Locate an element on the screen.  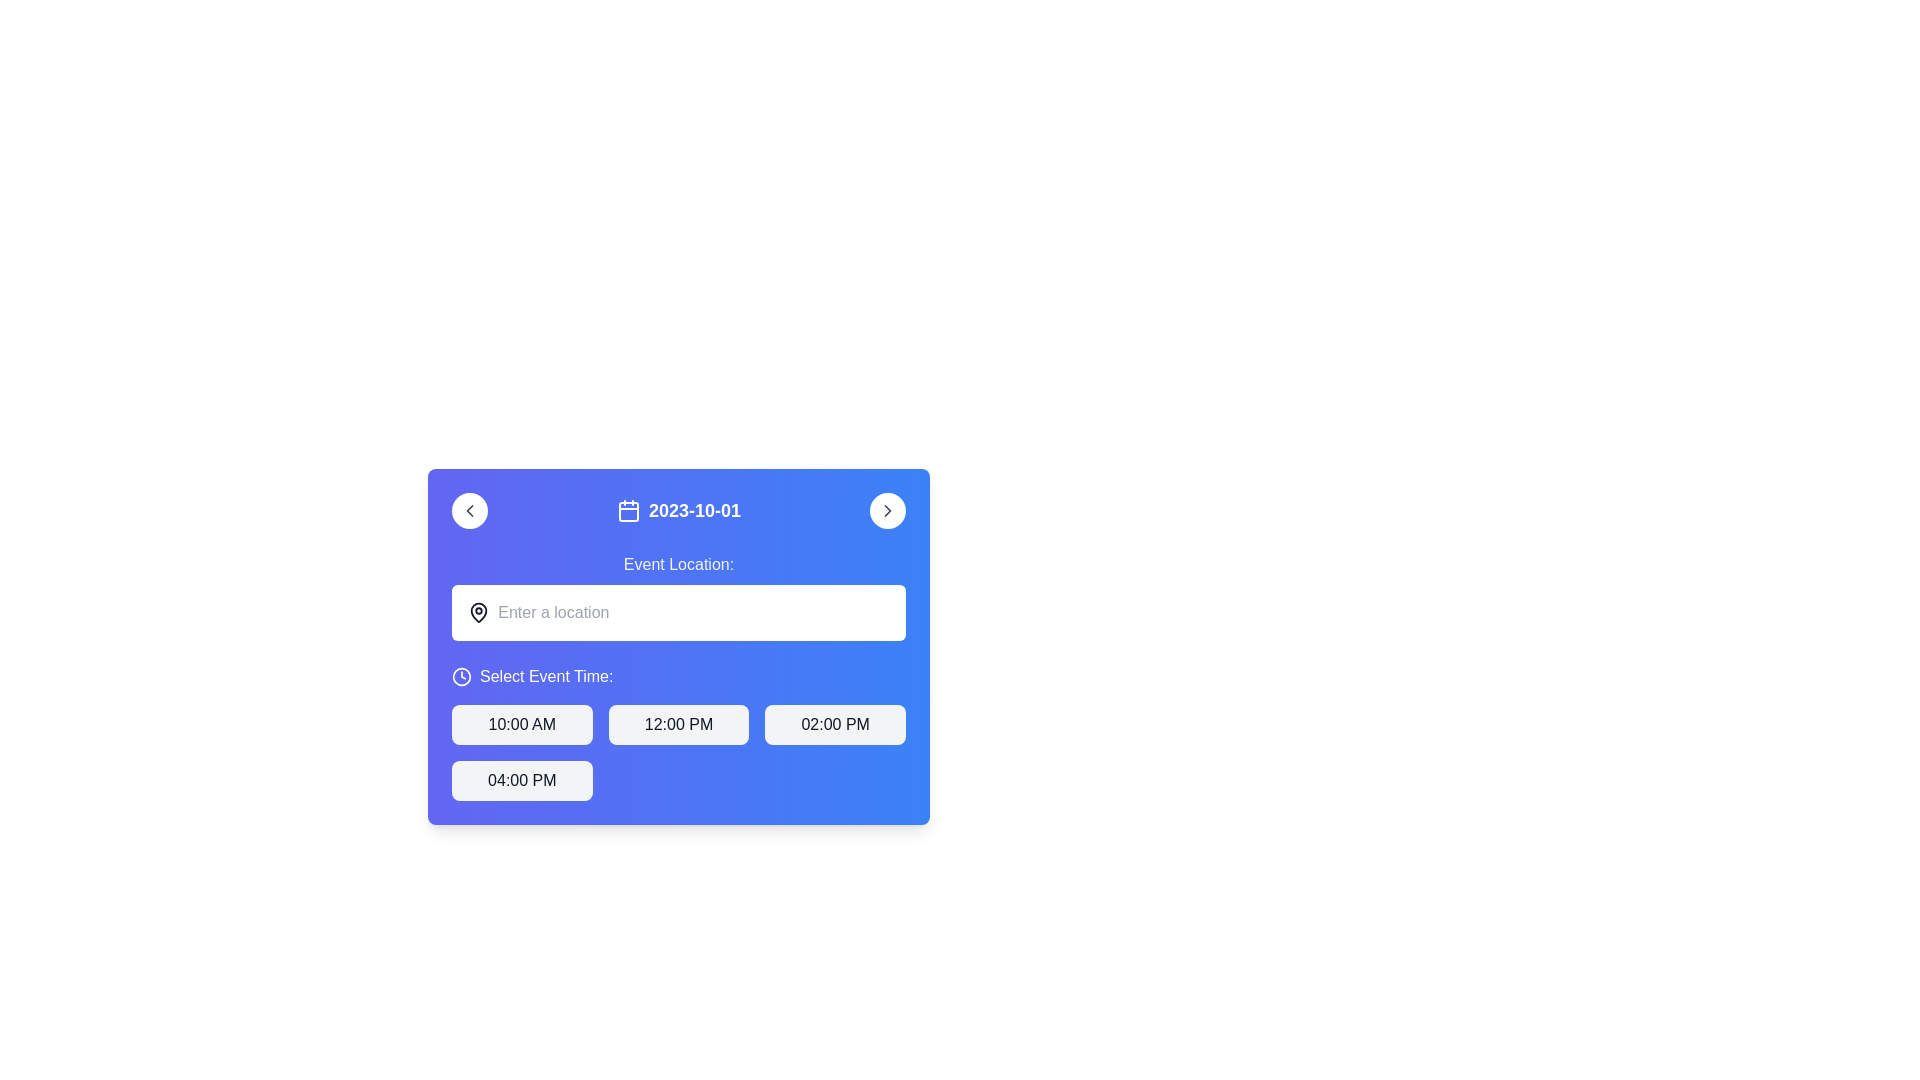
the date indicator icon aligned to the left of the text '2023-10-01' is located at coordinates (627, 509).